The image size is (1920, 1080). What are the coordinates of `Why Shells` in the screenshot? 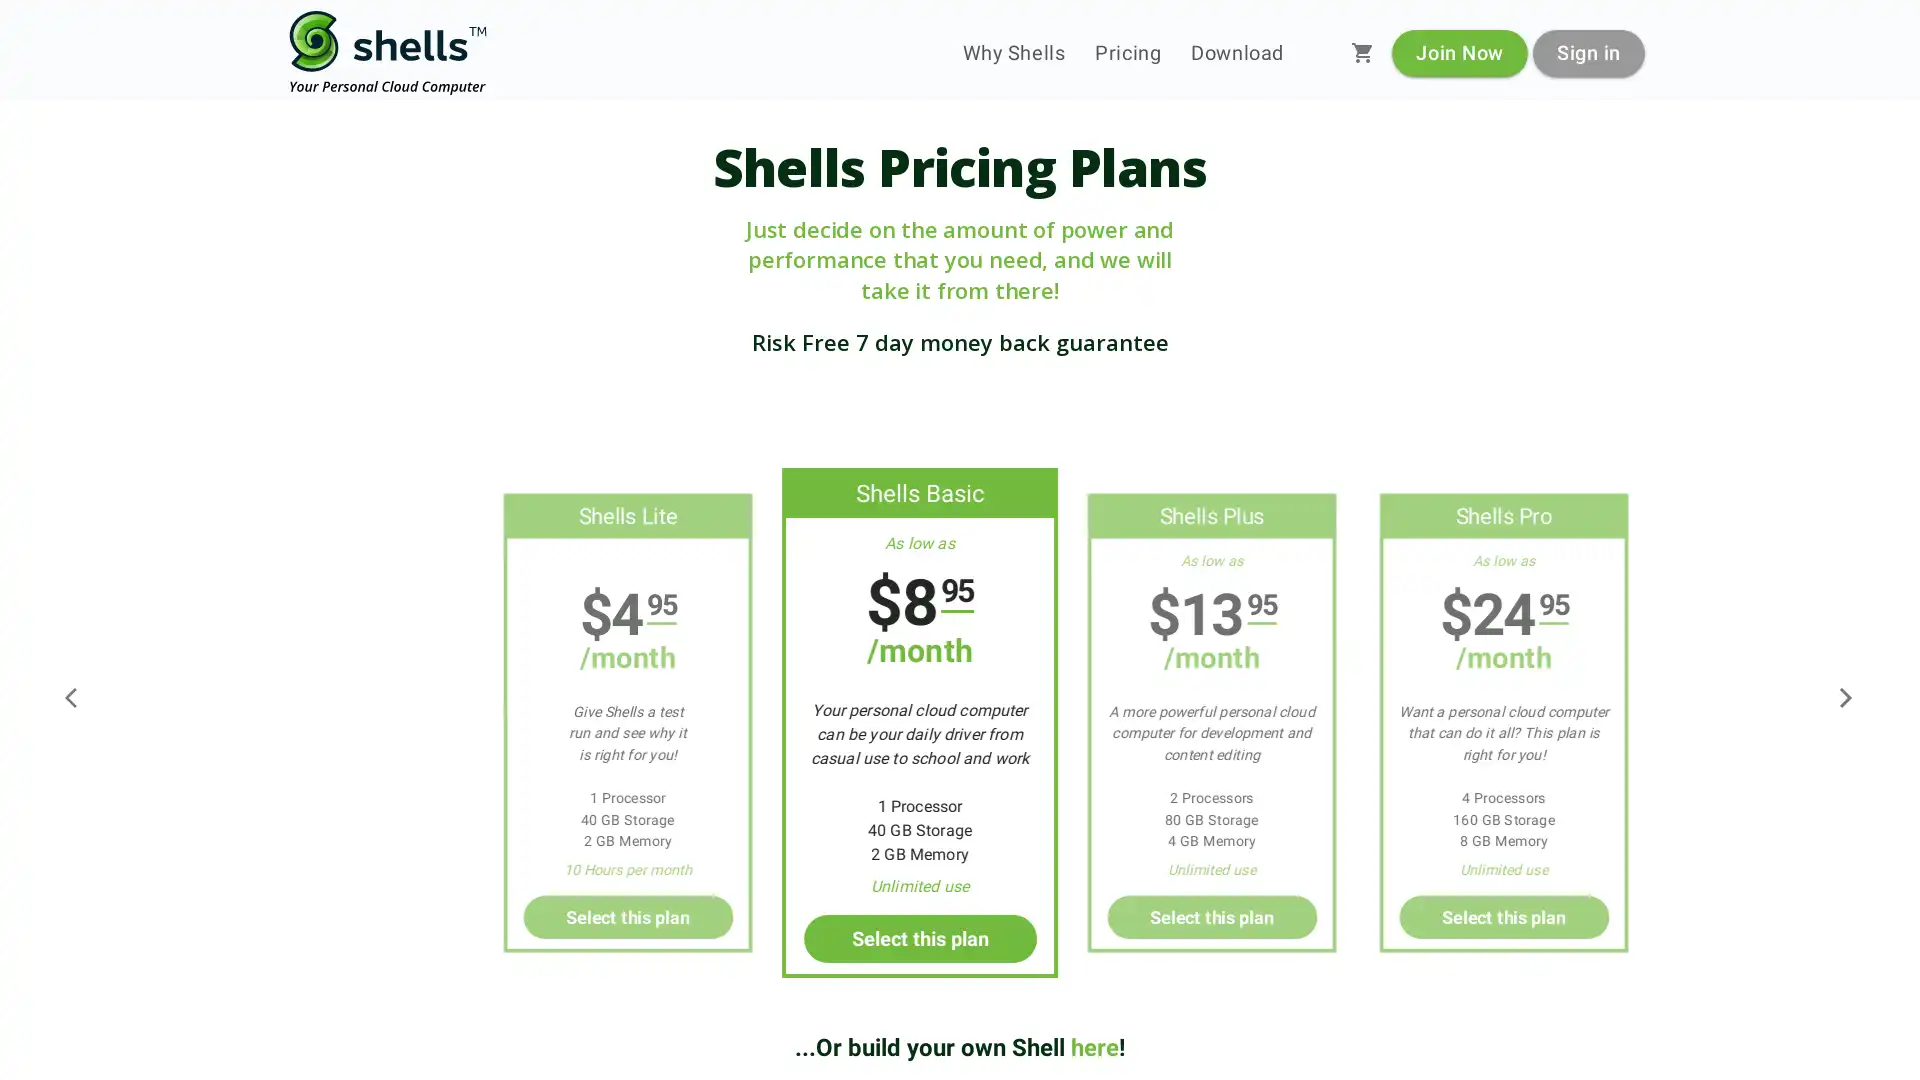 It's located at (1013, 52).